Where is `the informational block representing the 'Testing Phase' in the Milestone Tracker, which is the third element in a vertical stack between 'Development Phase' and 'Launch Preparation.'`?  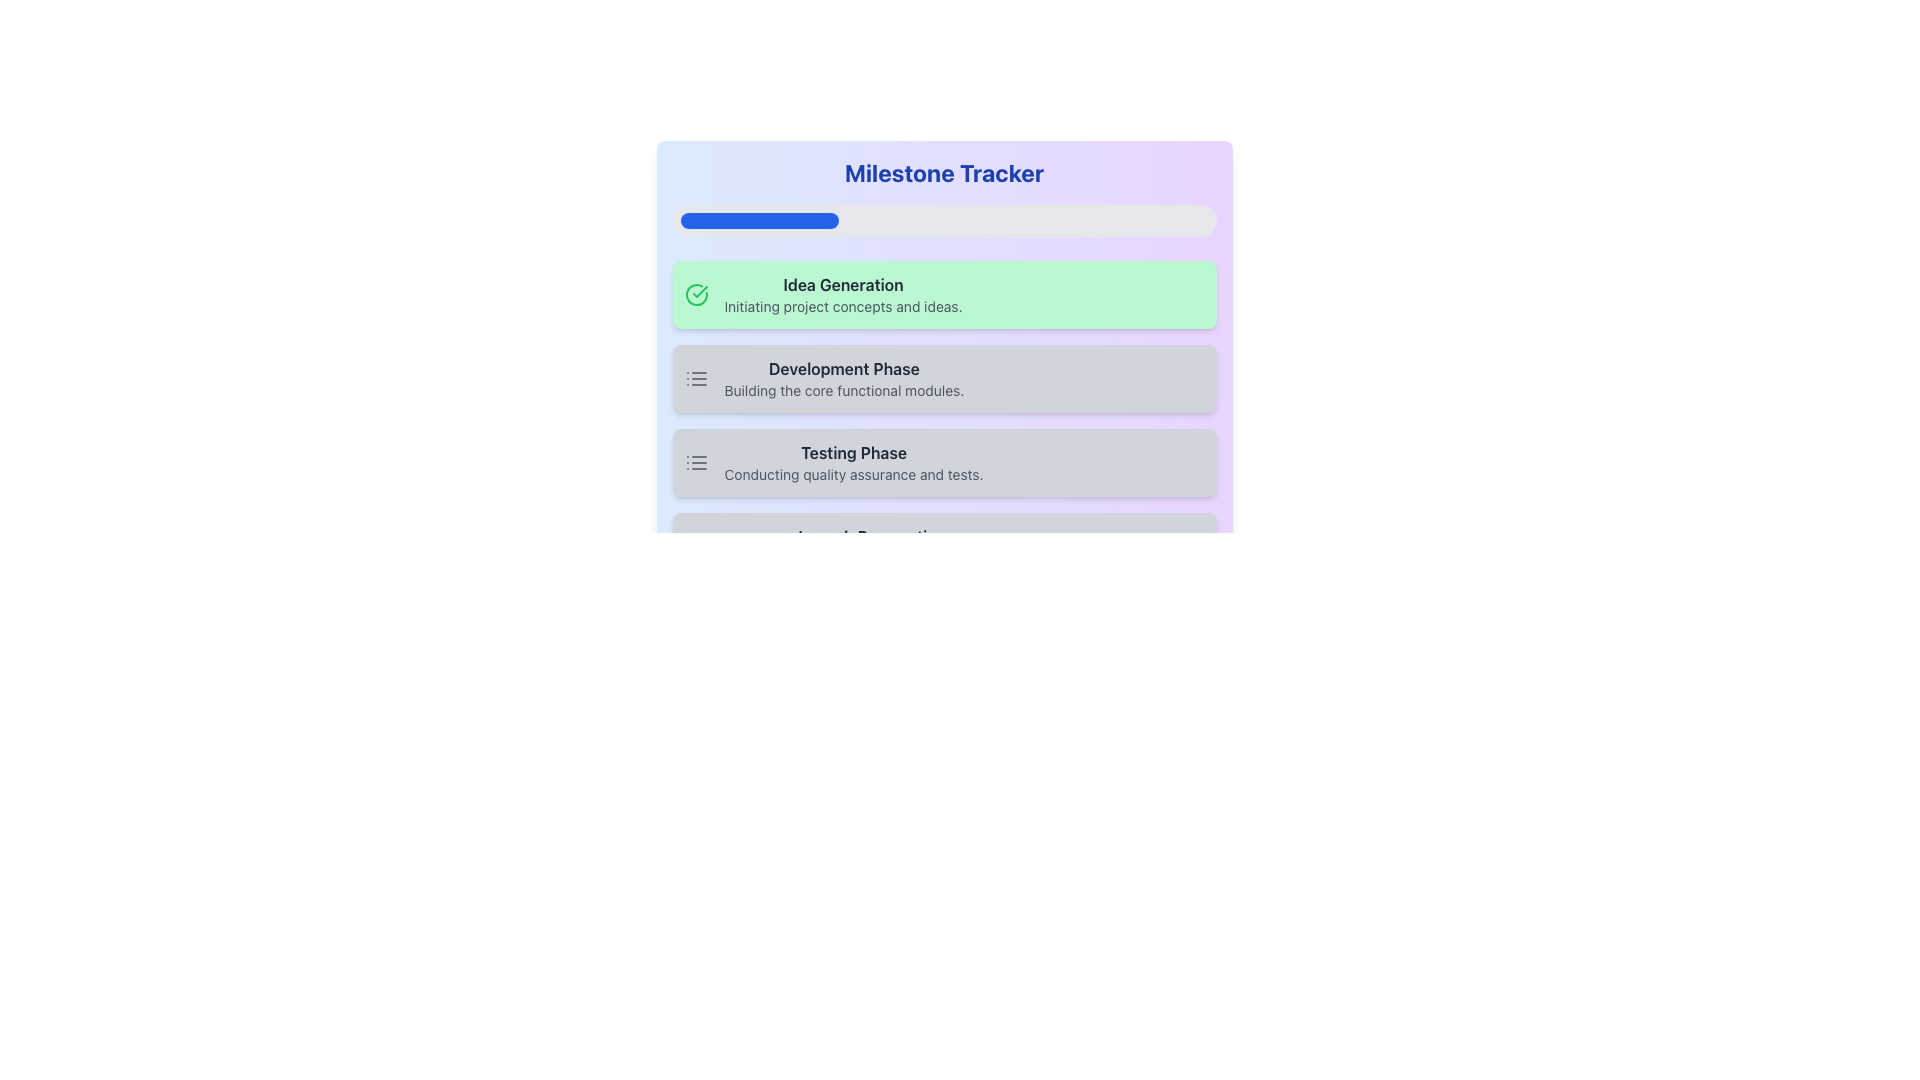 the informational block representing the 'Testing Phase' in the Milestone Tracker, which is the third element in a vertical stack between 'Development Phase' and 'Launch Preparation.' is located at coordinates (943, 462).